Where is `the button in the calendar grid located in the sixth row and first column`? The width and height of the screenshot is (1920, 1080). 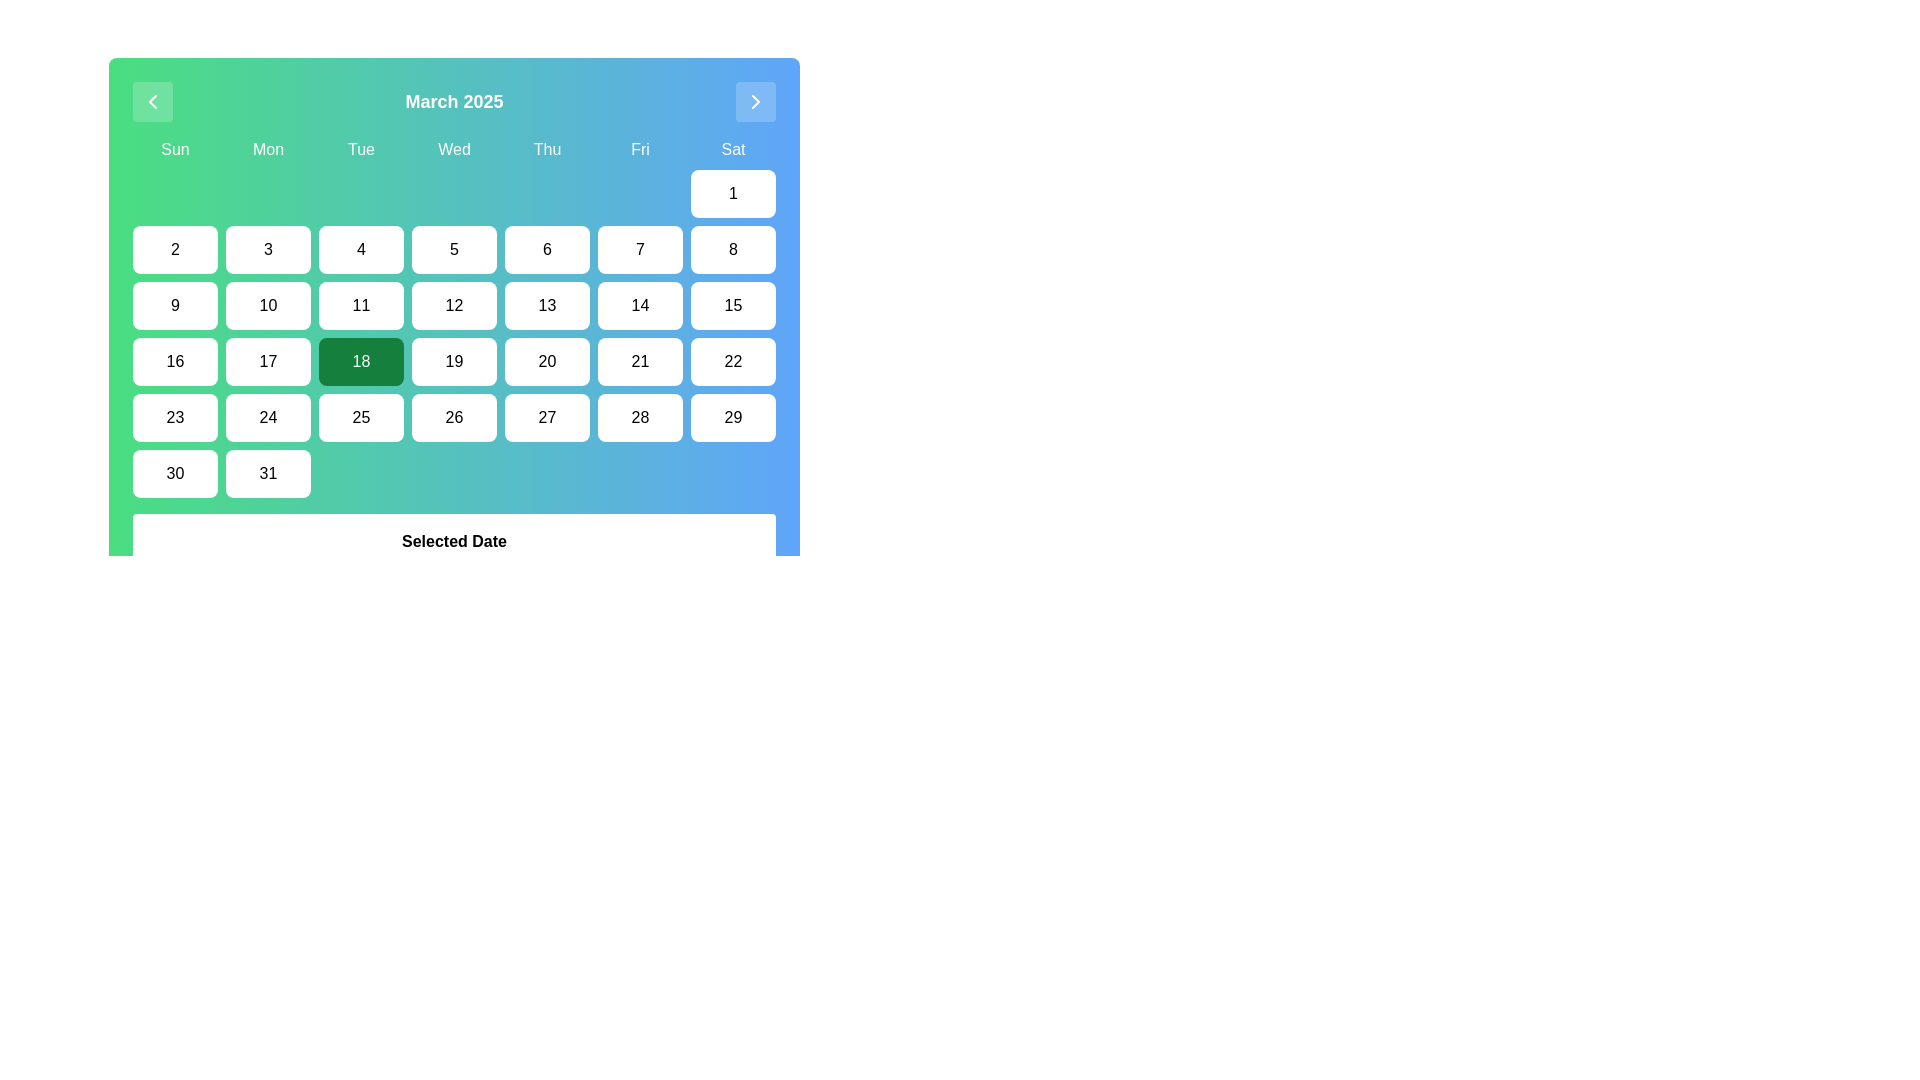
the button in the calendar grid located in the sixth row and first column is located at coordinates (175, 416).